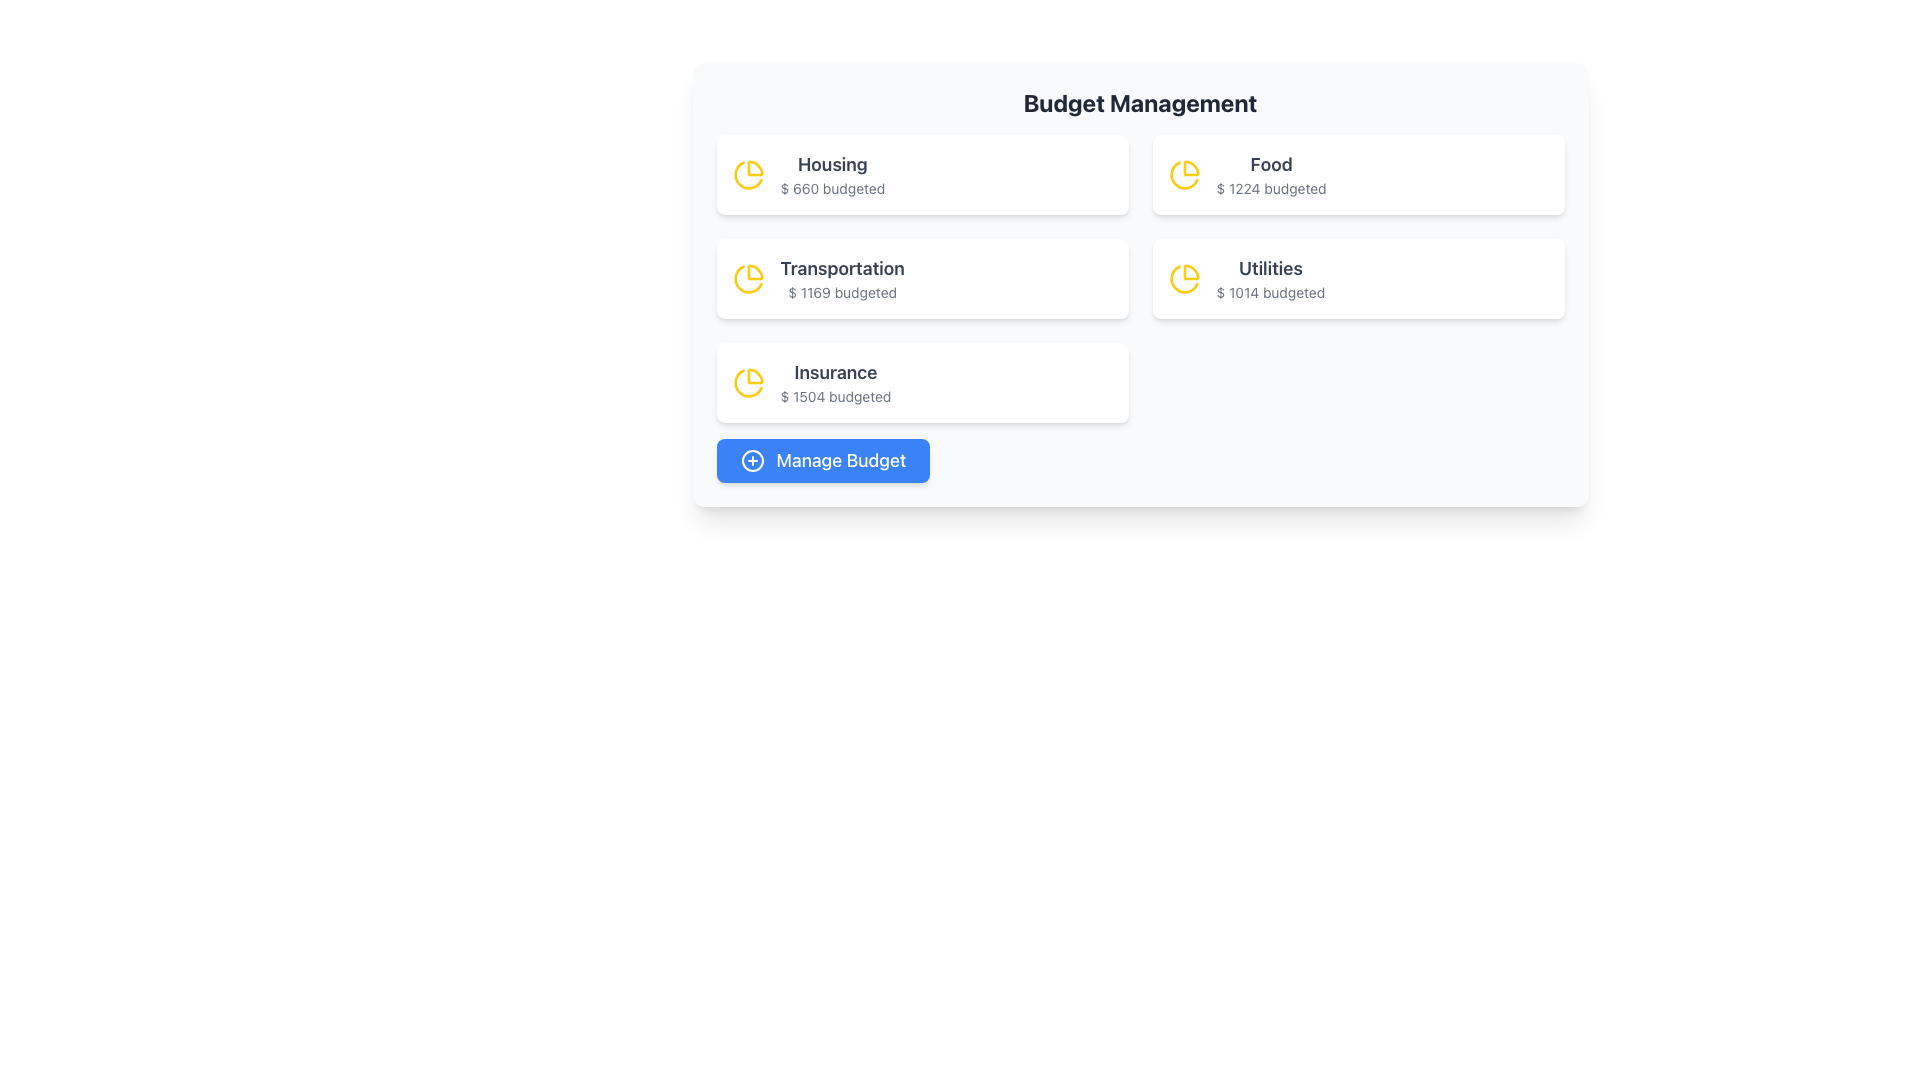 The width and height of the screenshot is (1920, 1080). What do you see at coordinates (754, 272) in the screenshot?
I see `the right-side segment of the pie chart icon representing the 'Transportation' budget category` at bounding box center [754, 272].